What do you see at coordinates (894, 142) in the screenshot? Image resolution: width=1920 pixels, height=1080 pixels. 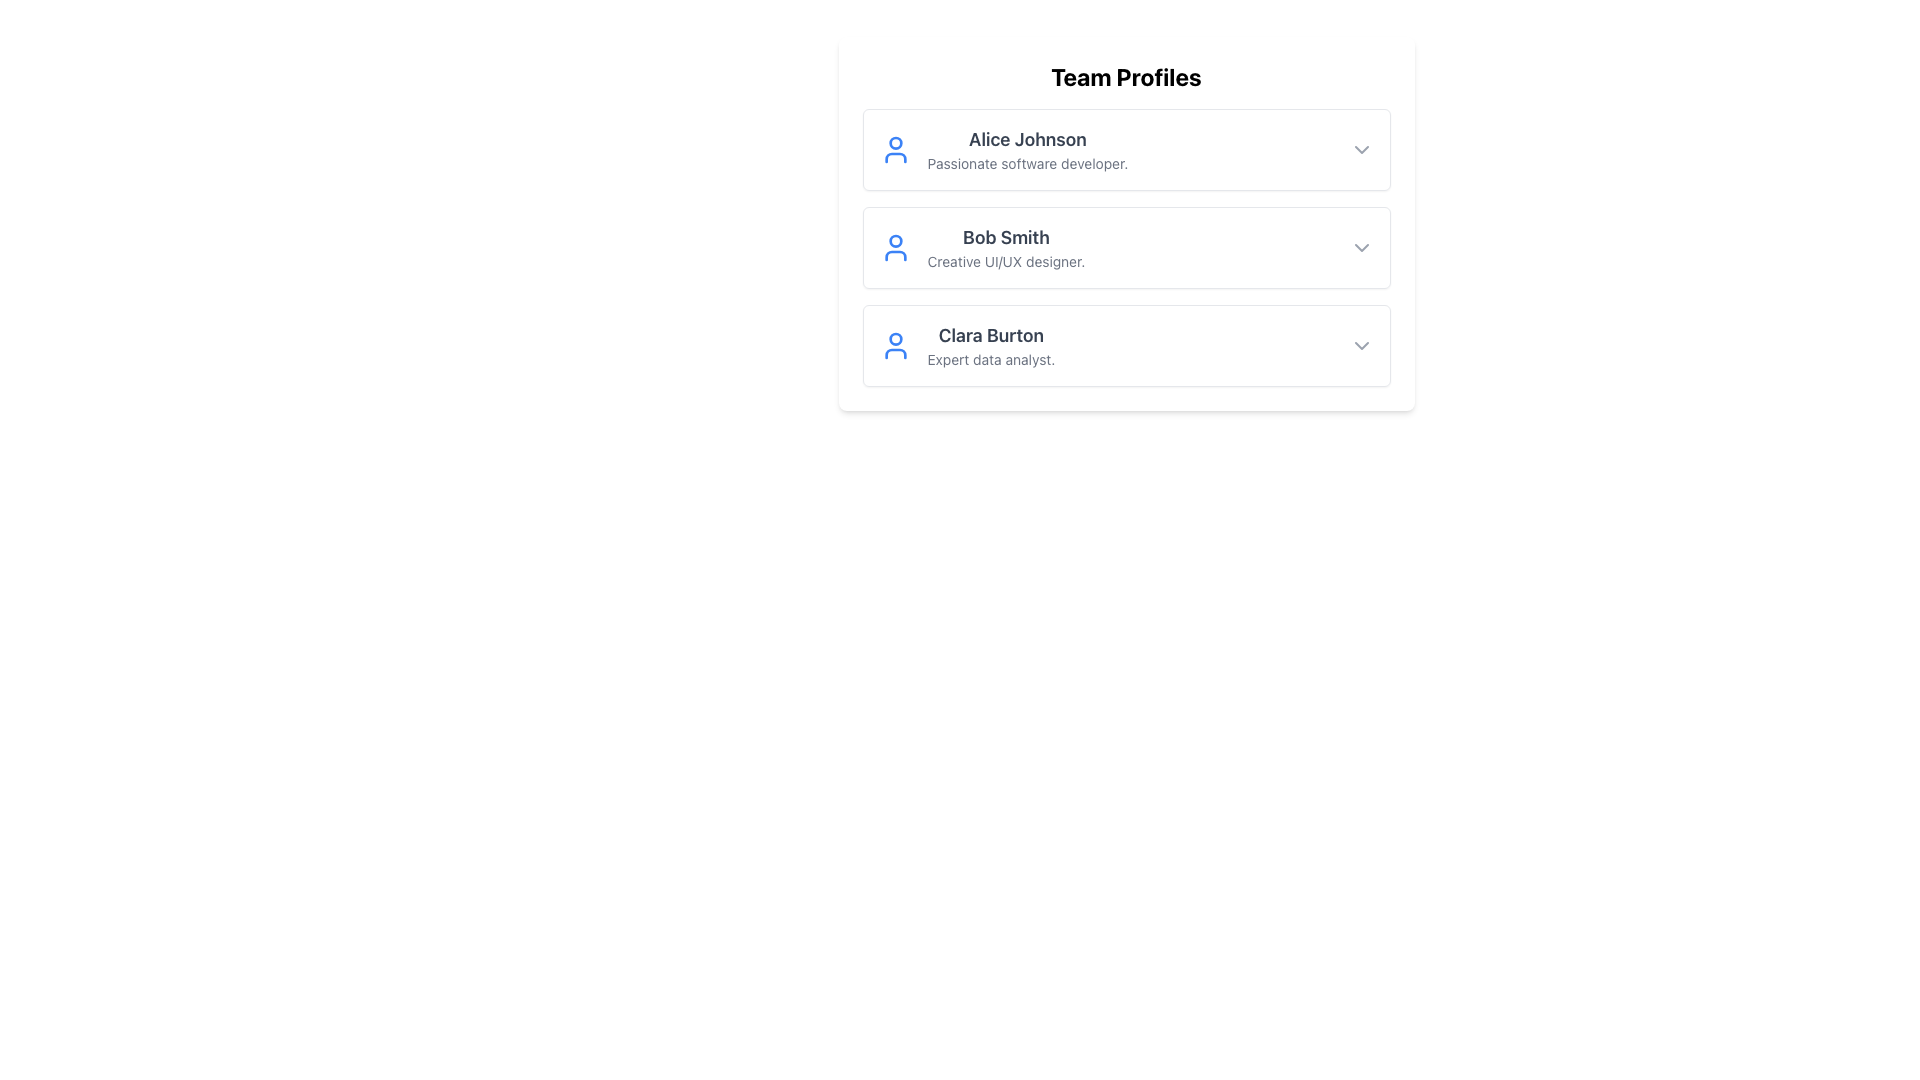 I see `the circular graphical icon of the user profile indicator, which is part of a blue user icon located to the left of the 'Alice Johnson' label in the 'Team Profiles' section` at bounding box center [894, 142].